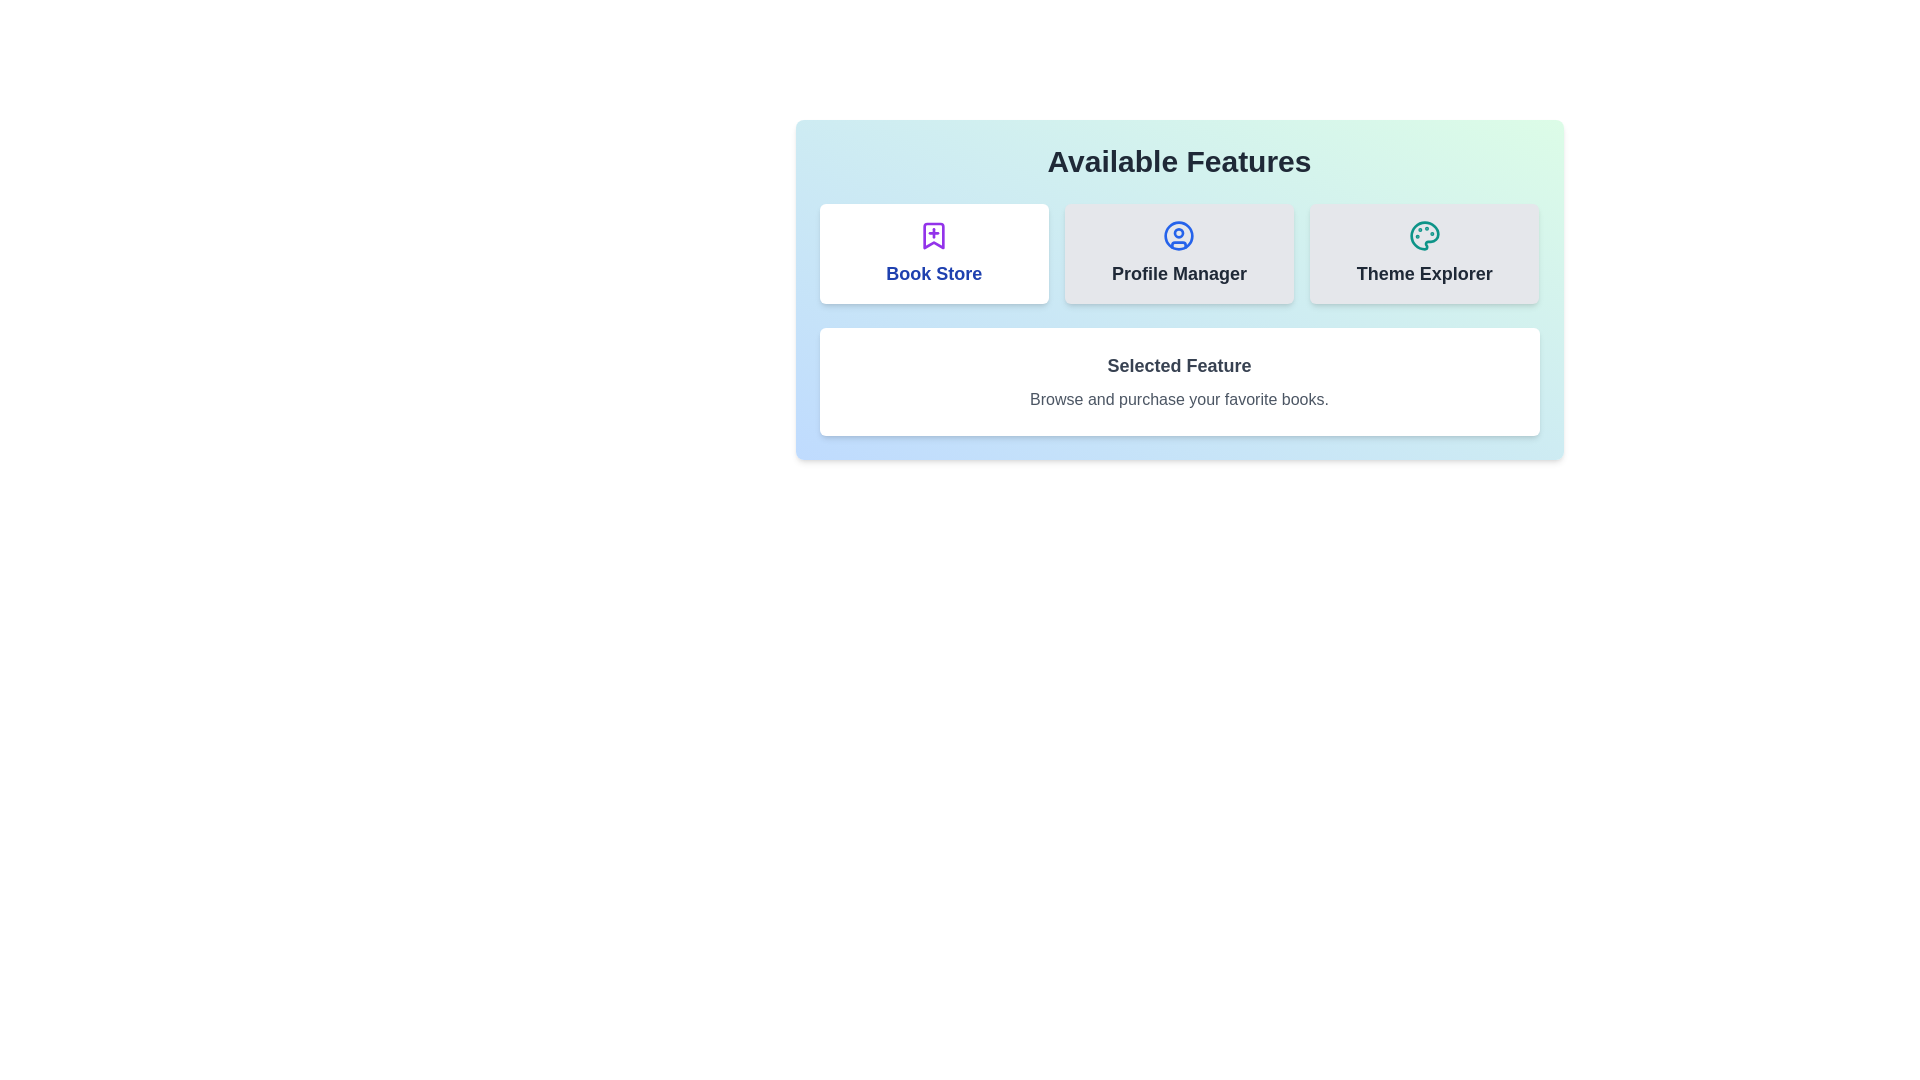 This screenshot has height=1080, width=1920. I want to click on text displayed in the 'Profile Manager' label, which is bold and large, located below the user profile icon in the second feature card, so click(1179, 273).